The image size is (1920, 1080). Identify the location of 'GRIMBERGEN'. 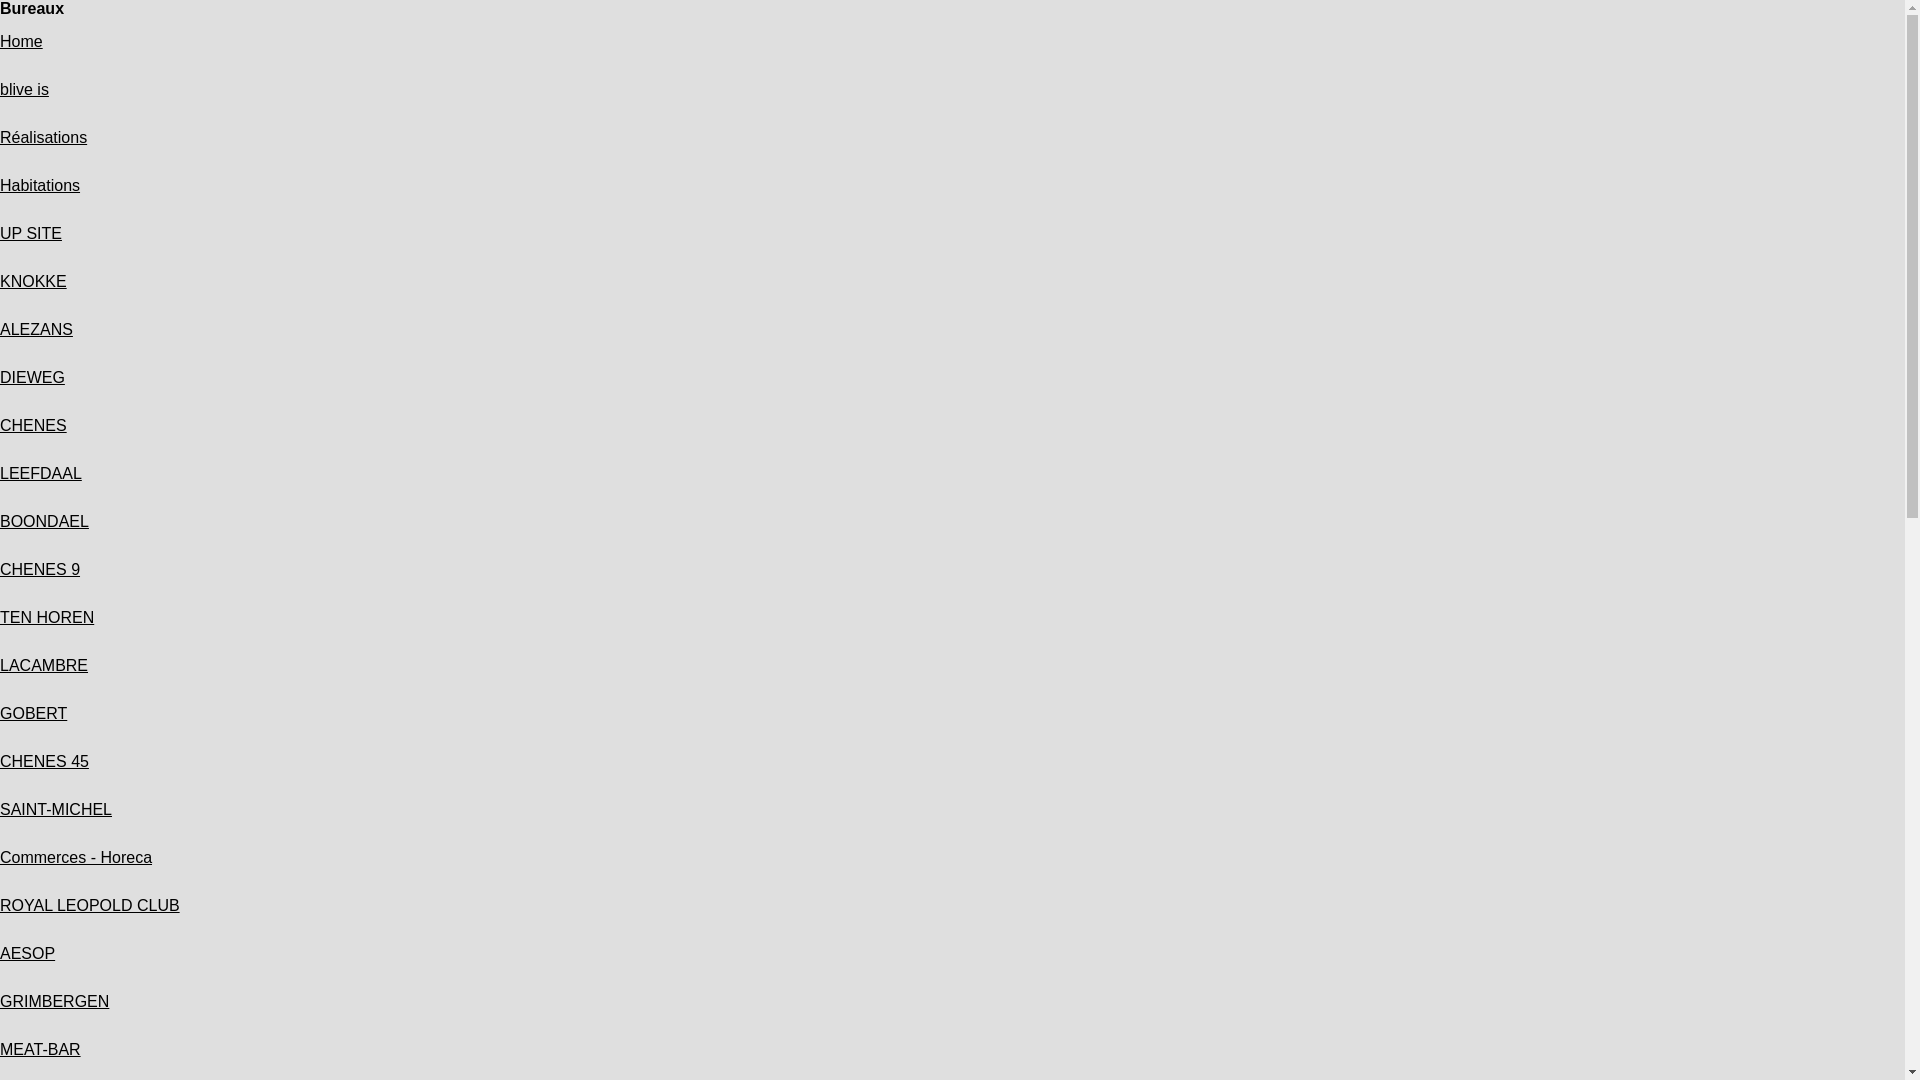
(54, 1001).